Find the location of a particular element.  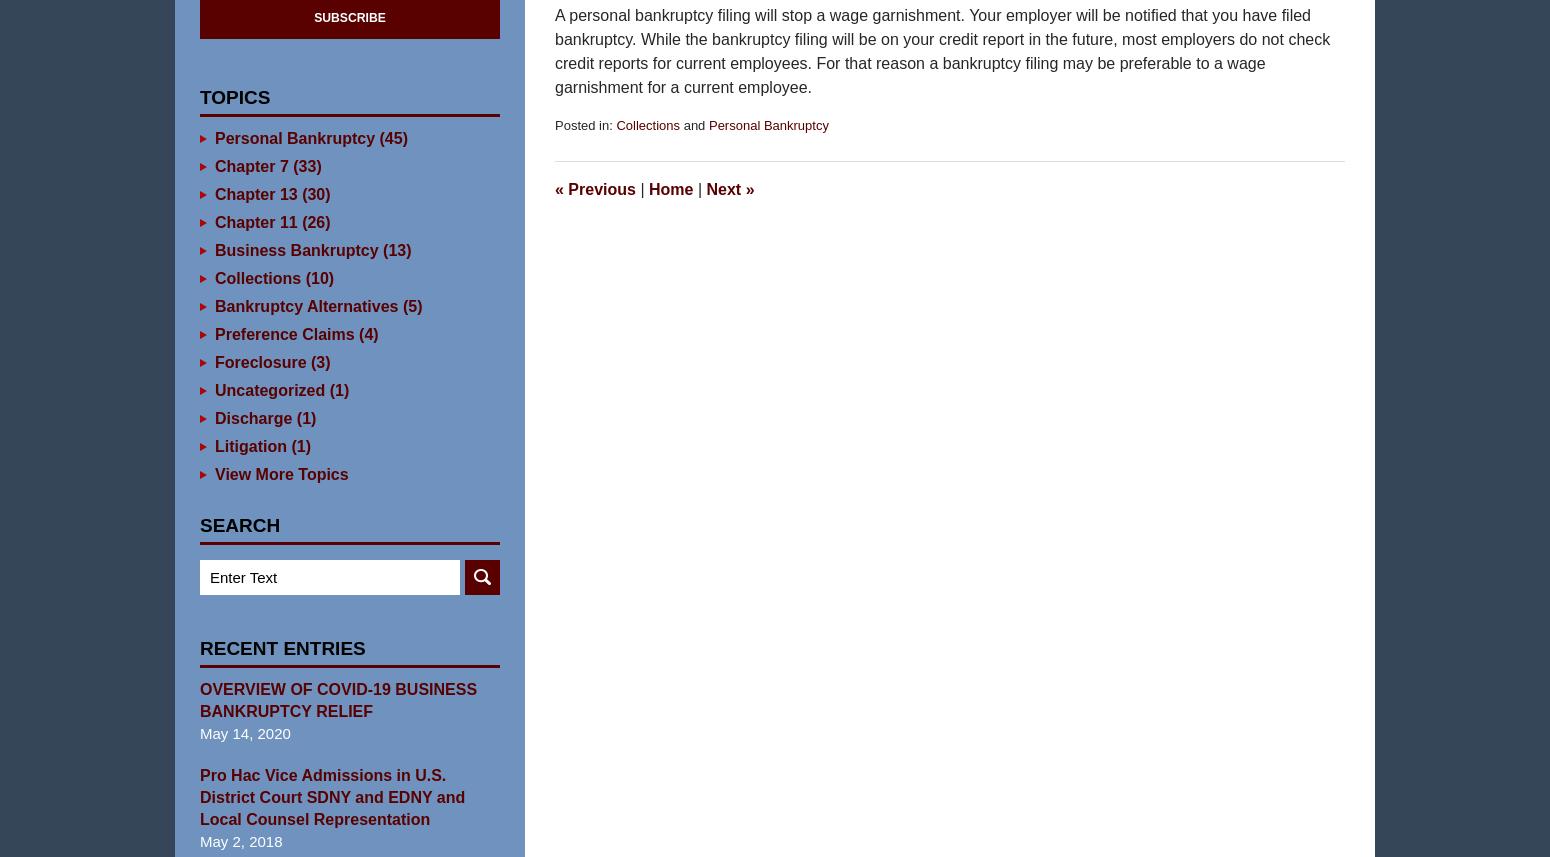

'Discharge' is located at coordinates (252, 448).